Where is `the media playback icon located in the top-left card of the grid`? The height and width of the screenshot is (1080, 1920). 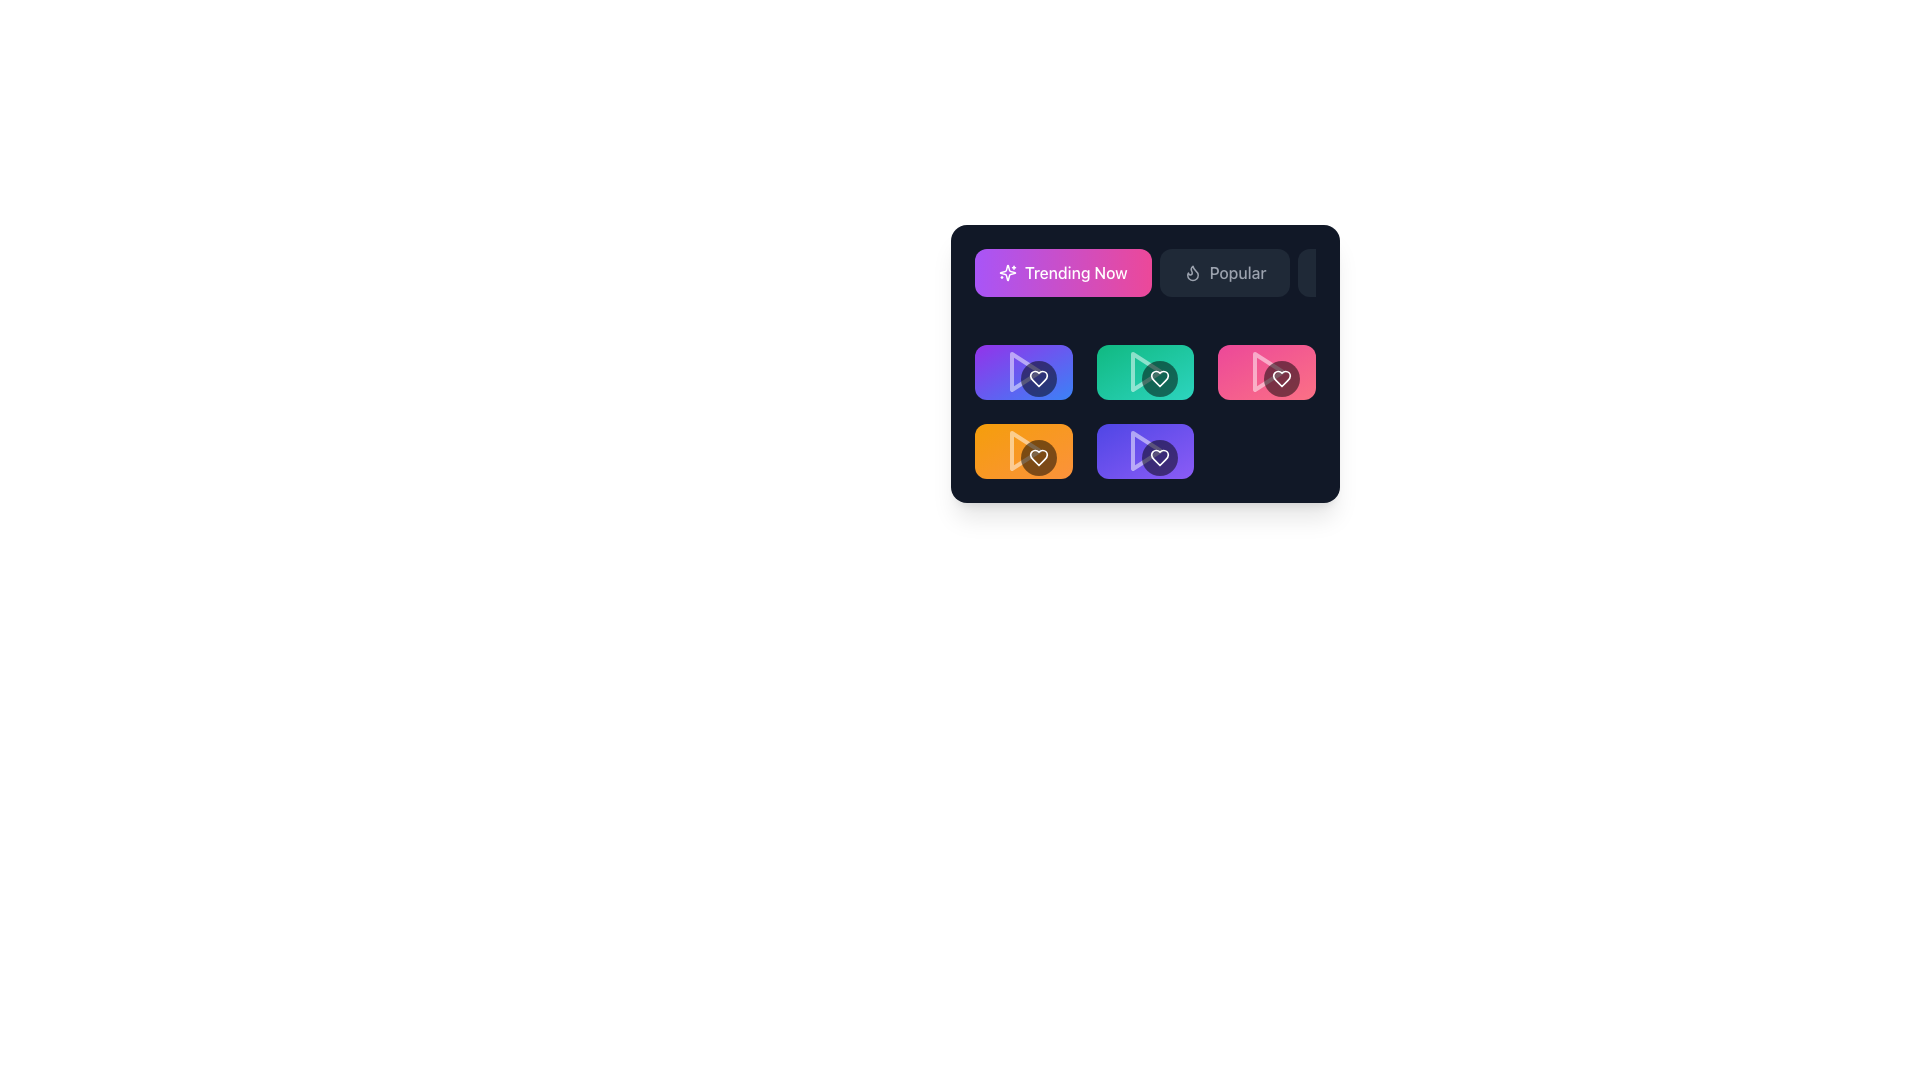 the media playback icon located in the top-left card of the grid is located at coordinates (1023, 372).